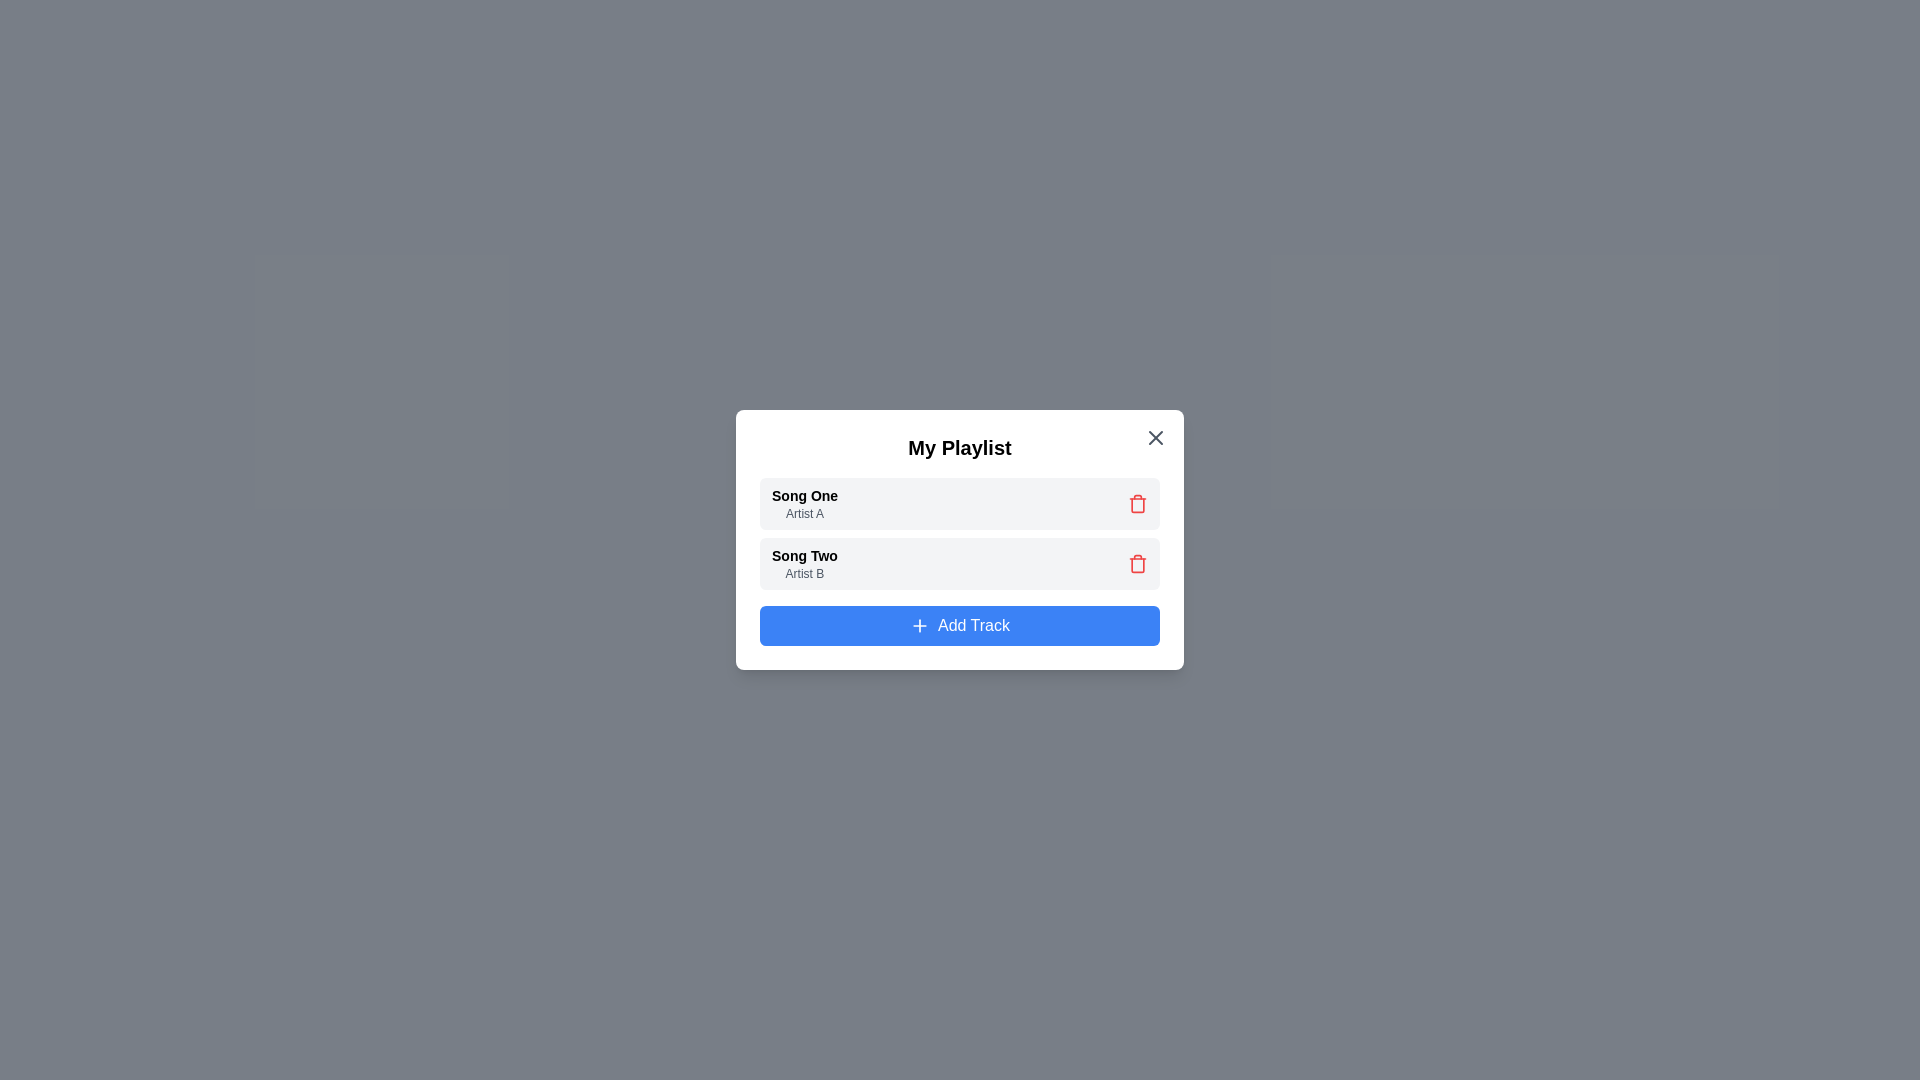  Describe the element at coordinates (1156, 437) in the screenshot. I see `the close button located in the top-right corner of the 'My Playlist' dialog` at that location.